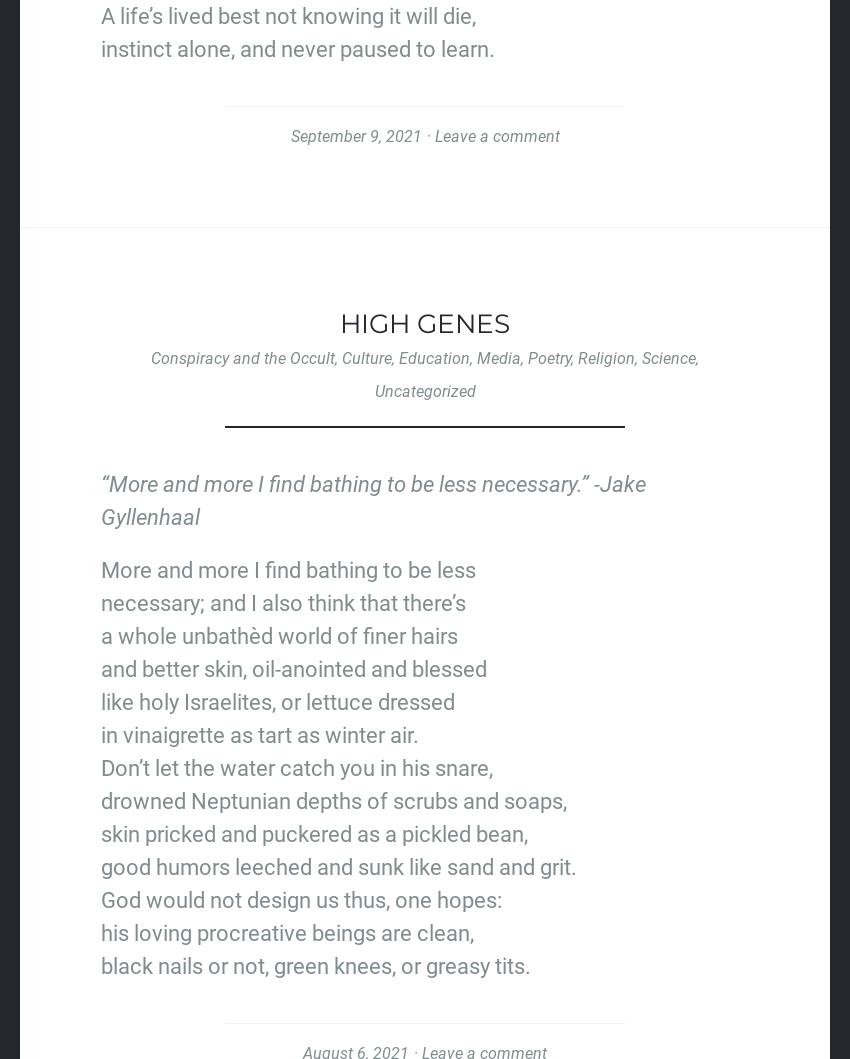 The height and width of the screenshot is (1059, 850). Describe the element at coordinates (548, 357) in the screenshot. I see `'Poetry'` at that location.